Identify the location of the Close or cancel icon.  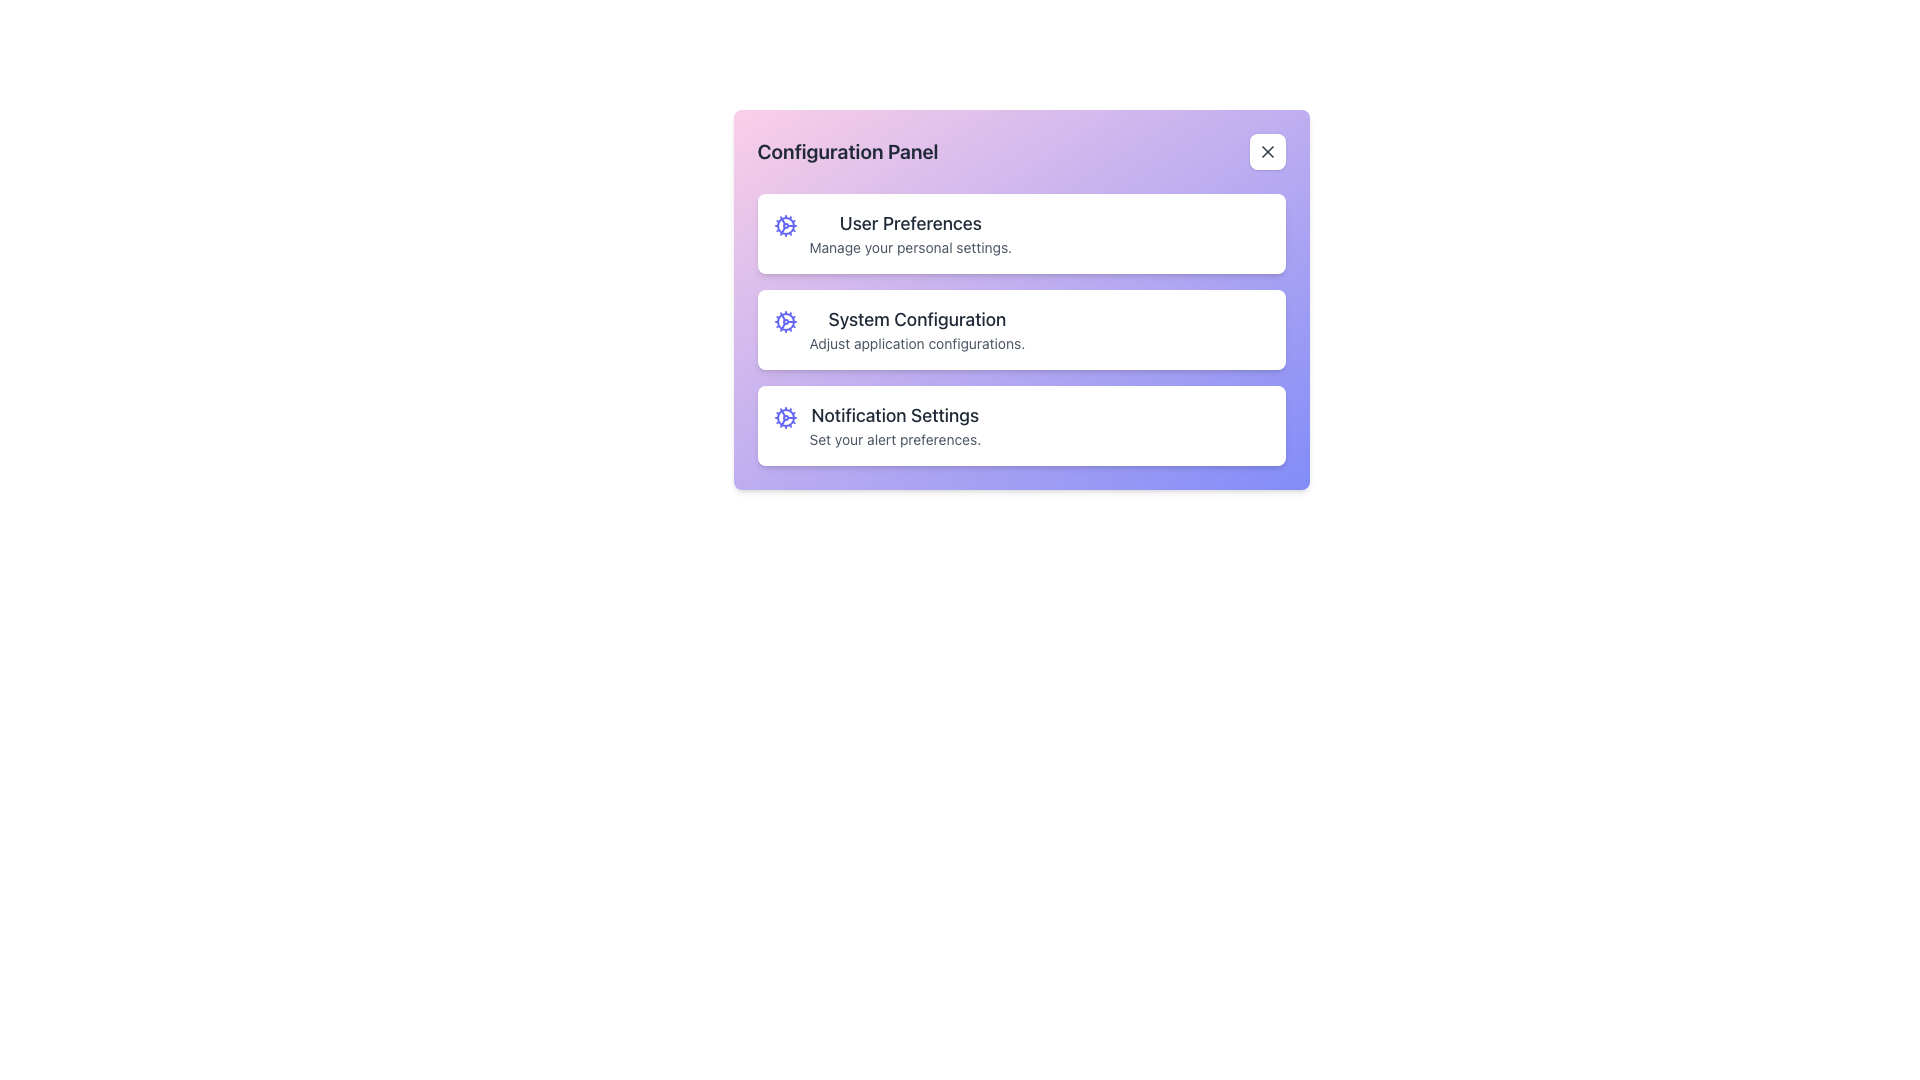
(1266, 150).